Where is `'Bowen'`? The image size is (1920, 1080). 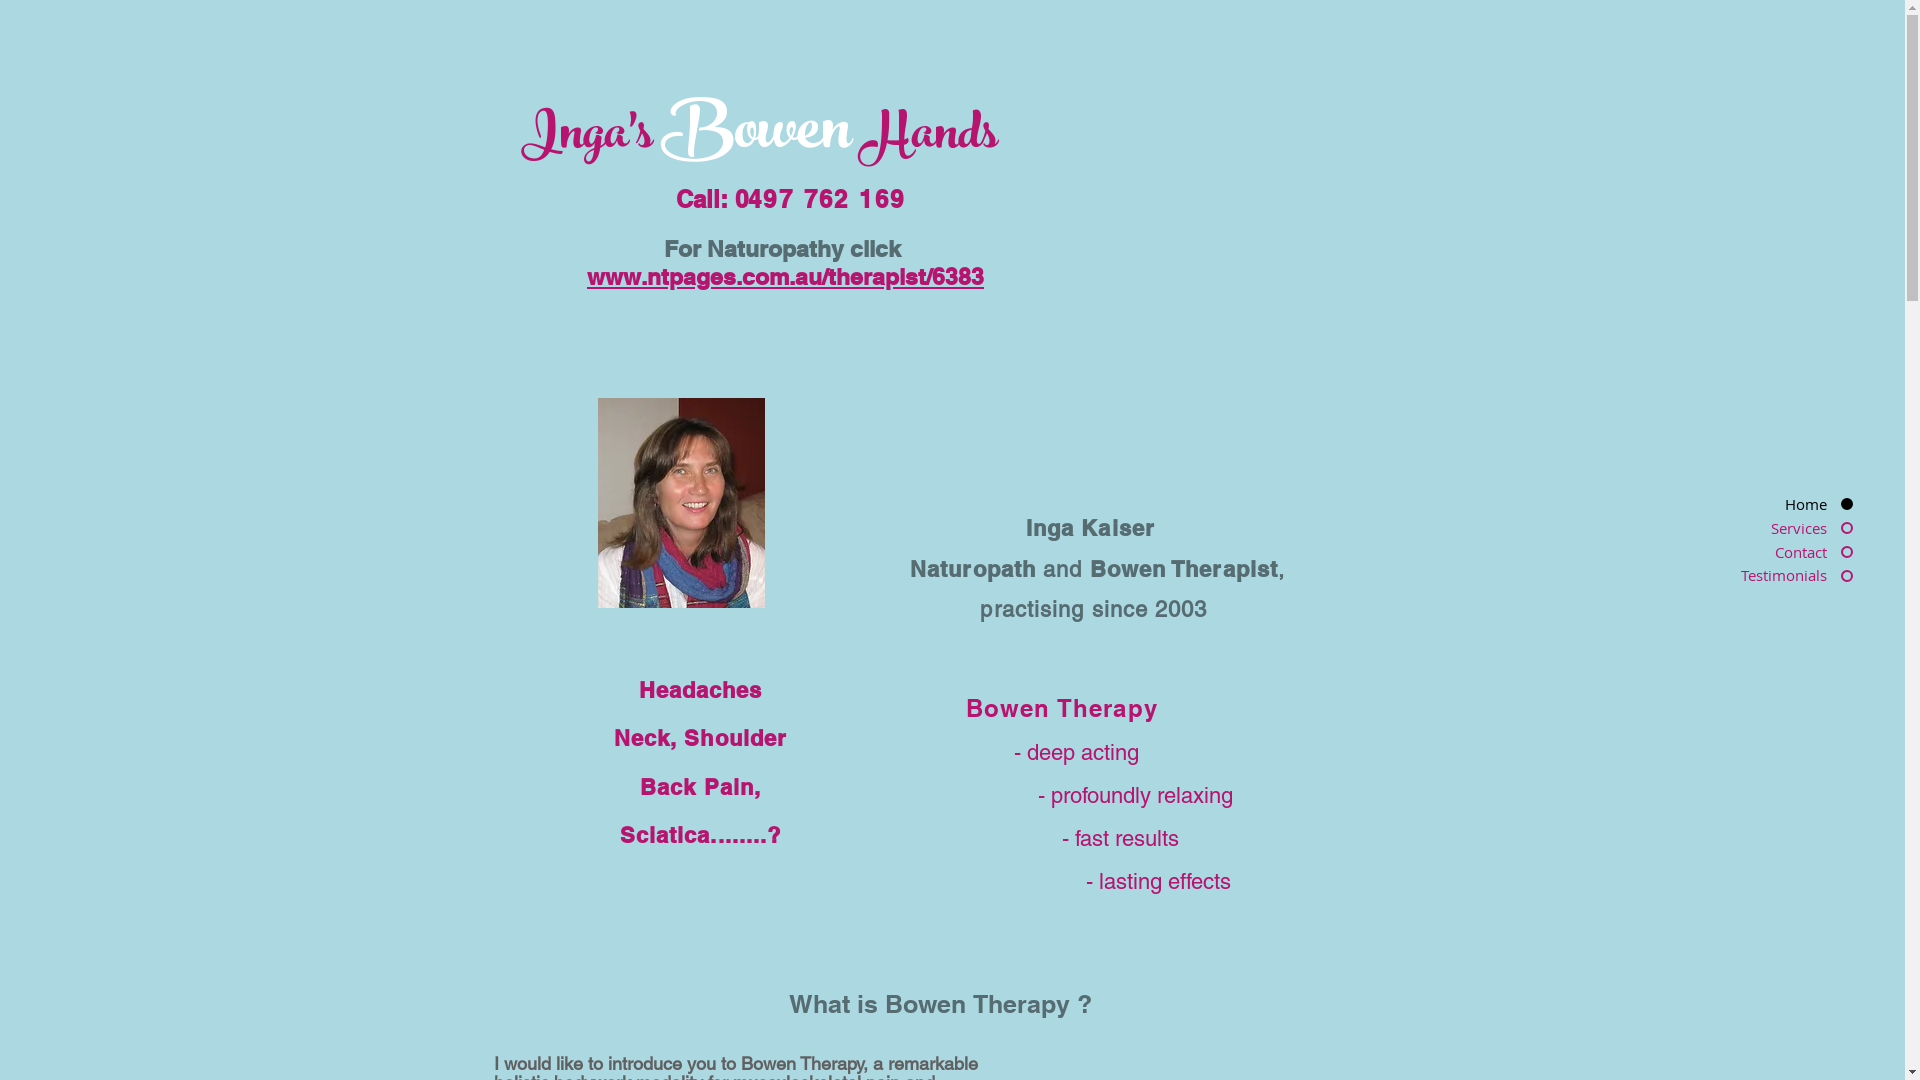 'Bowen' is located at coordinates (660, 135).